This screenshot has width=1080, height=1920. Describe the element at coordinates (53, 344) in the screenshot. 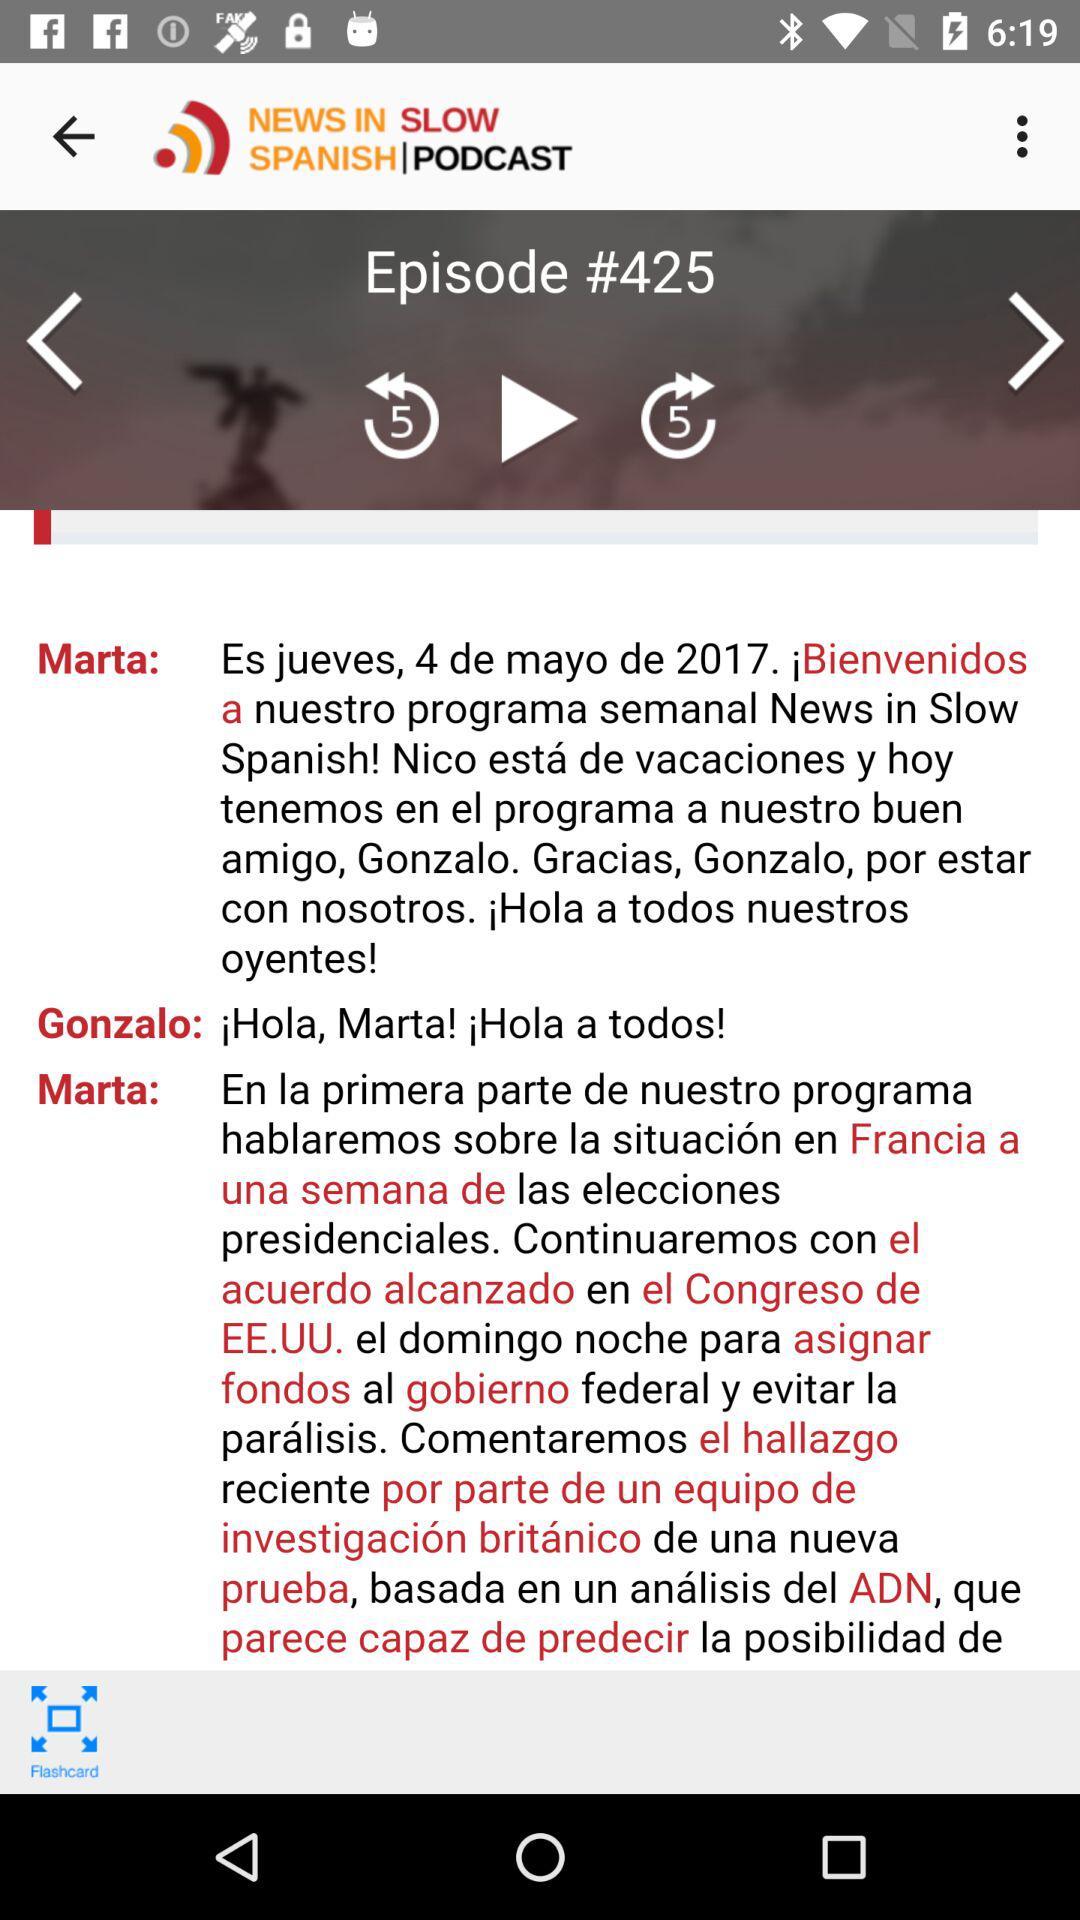

I see `the arrow_backward icon` at that location.